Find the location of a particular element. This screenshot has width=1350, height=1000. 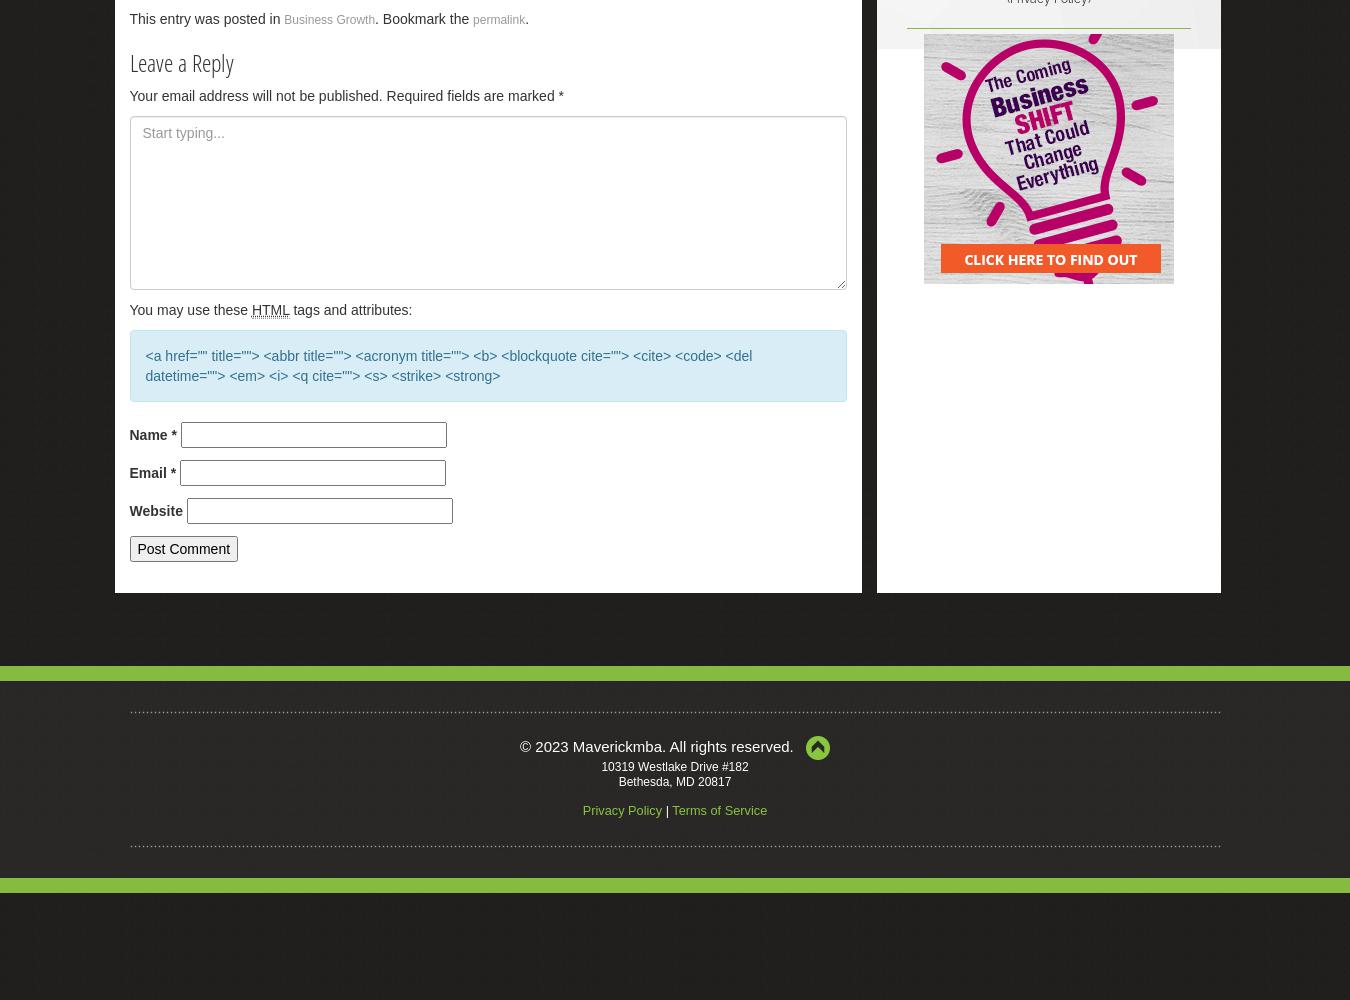

'This entry was posted in' is located at coordinates (129, 18).